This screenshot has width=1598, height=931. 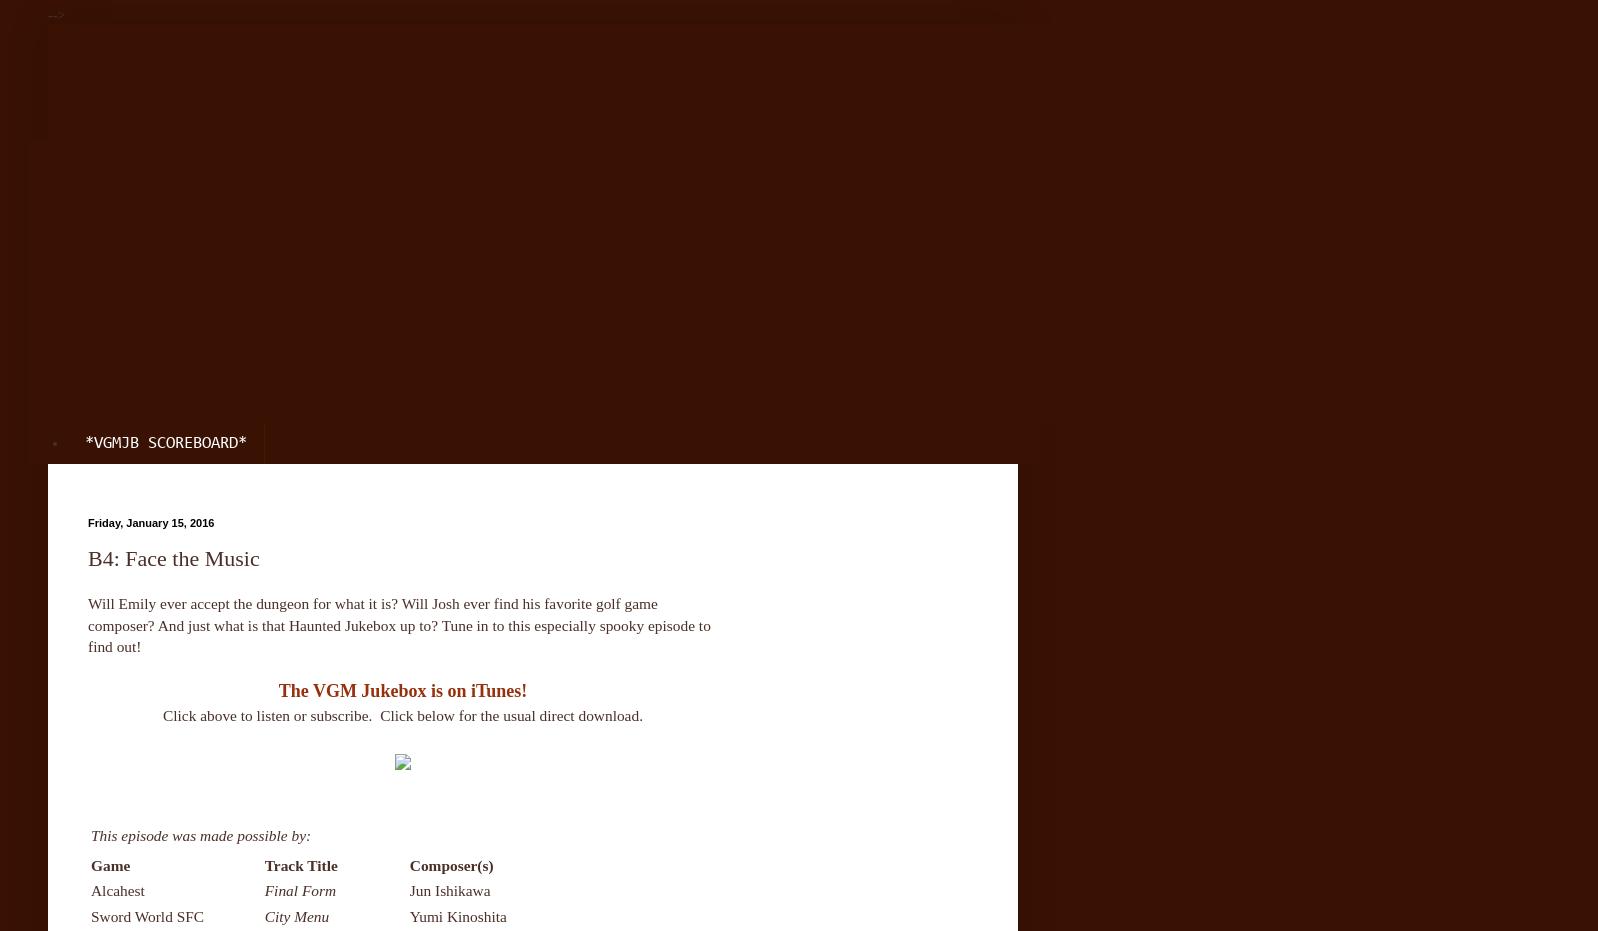 I want to click on 'Game', so click(x=109, y=863).